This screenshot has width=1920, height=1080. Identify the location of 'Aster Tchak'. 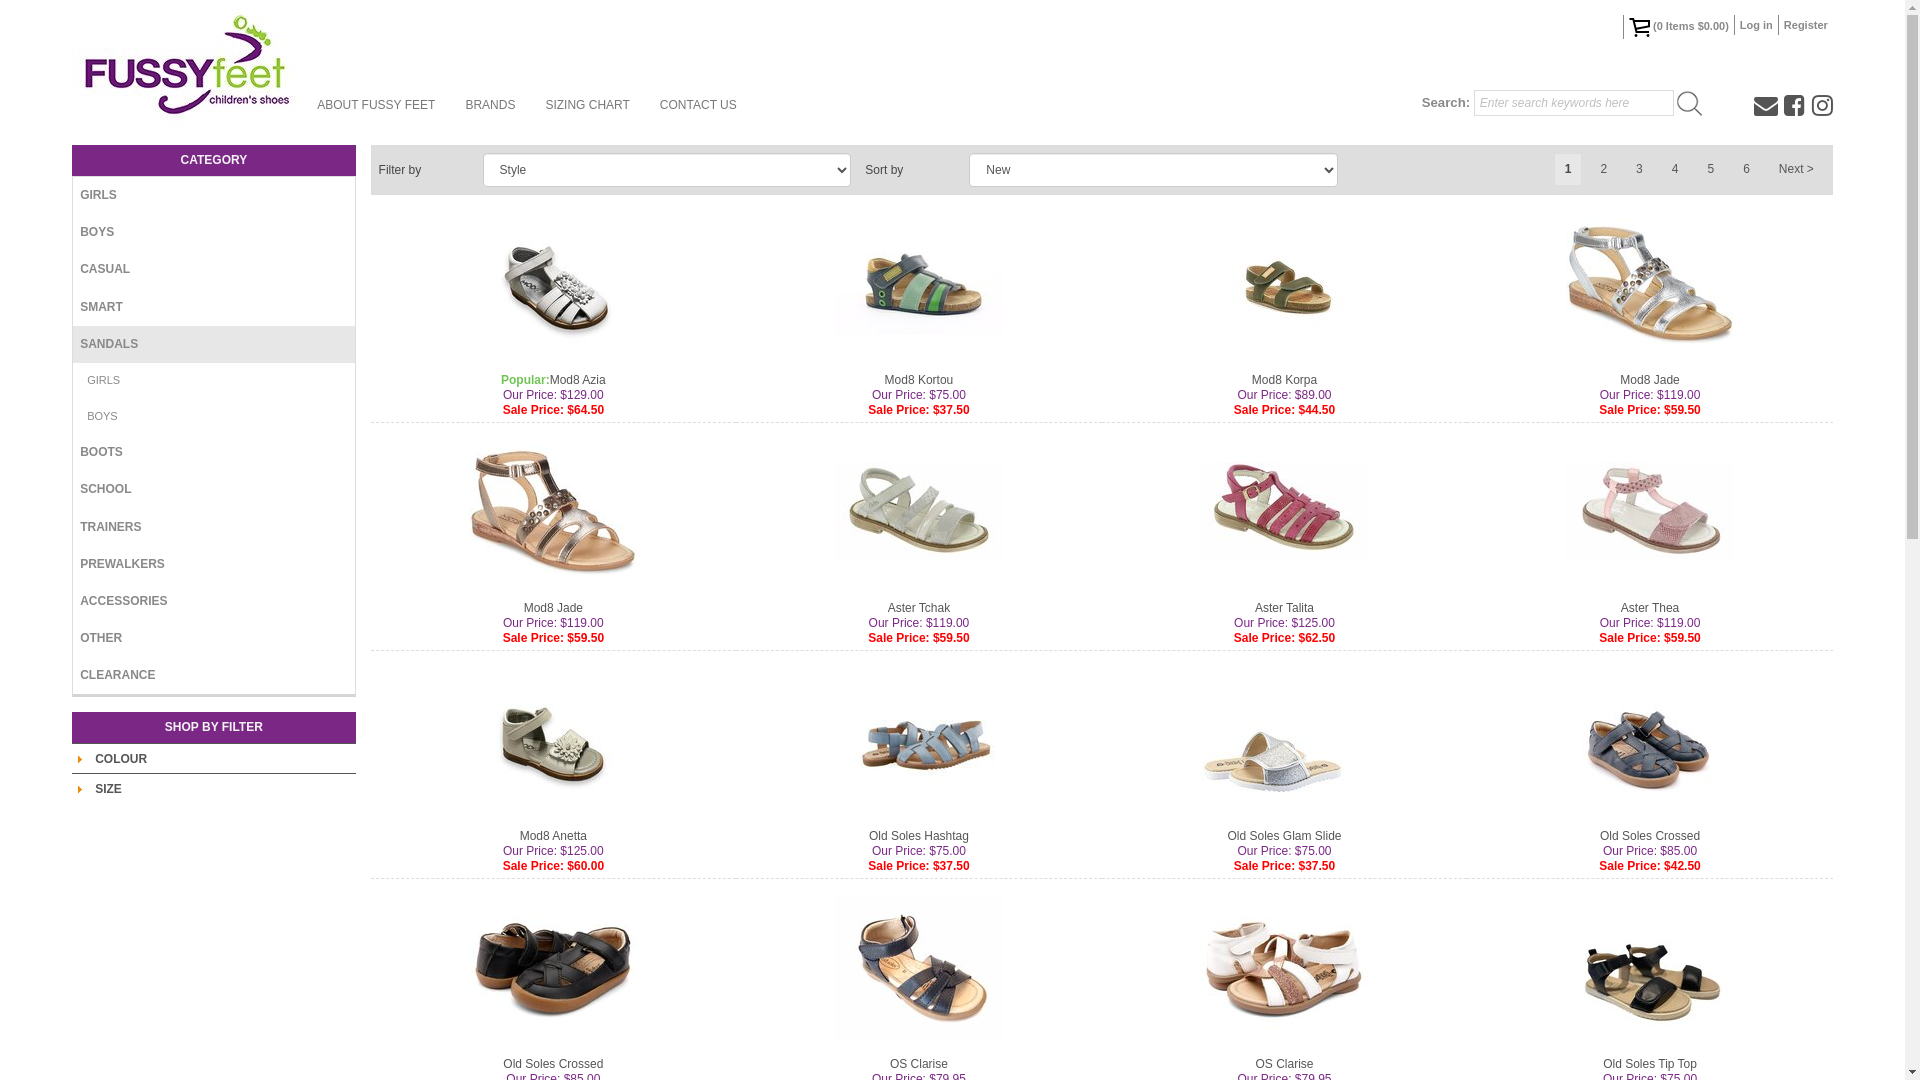
(887, 607).